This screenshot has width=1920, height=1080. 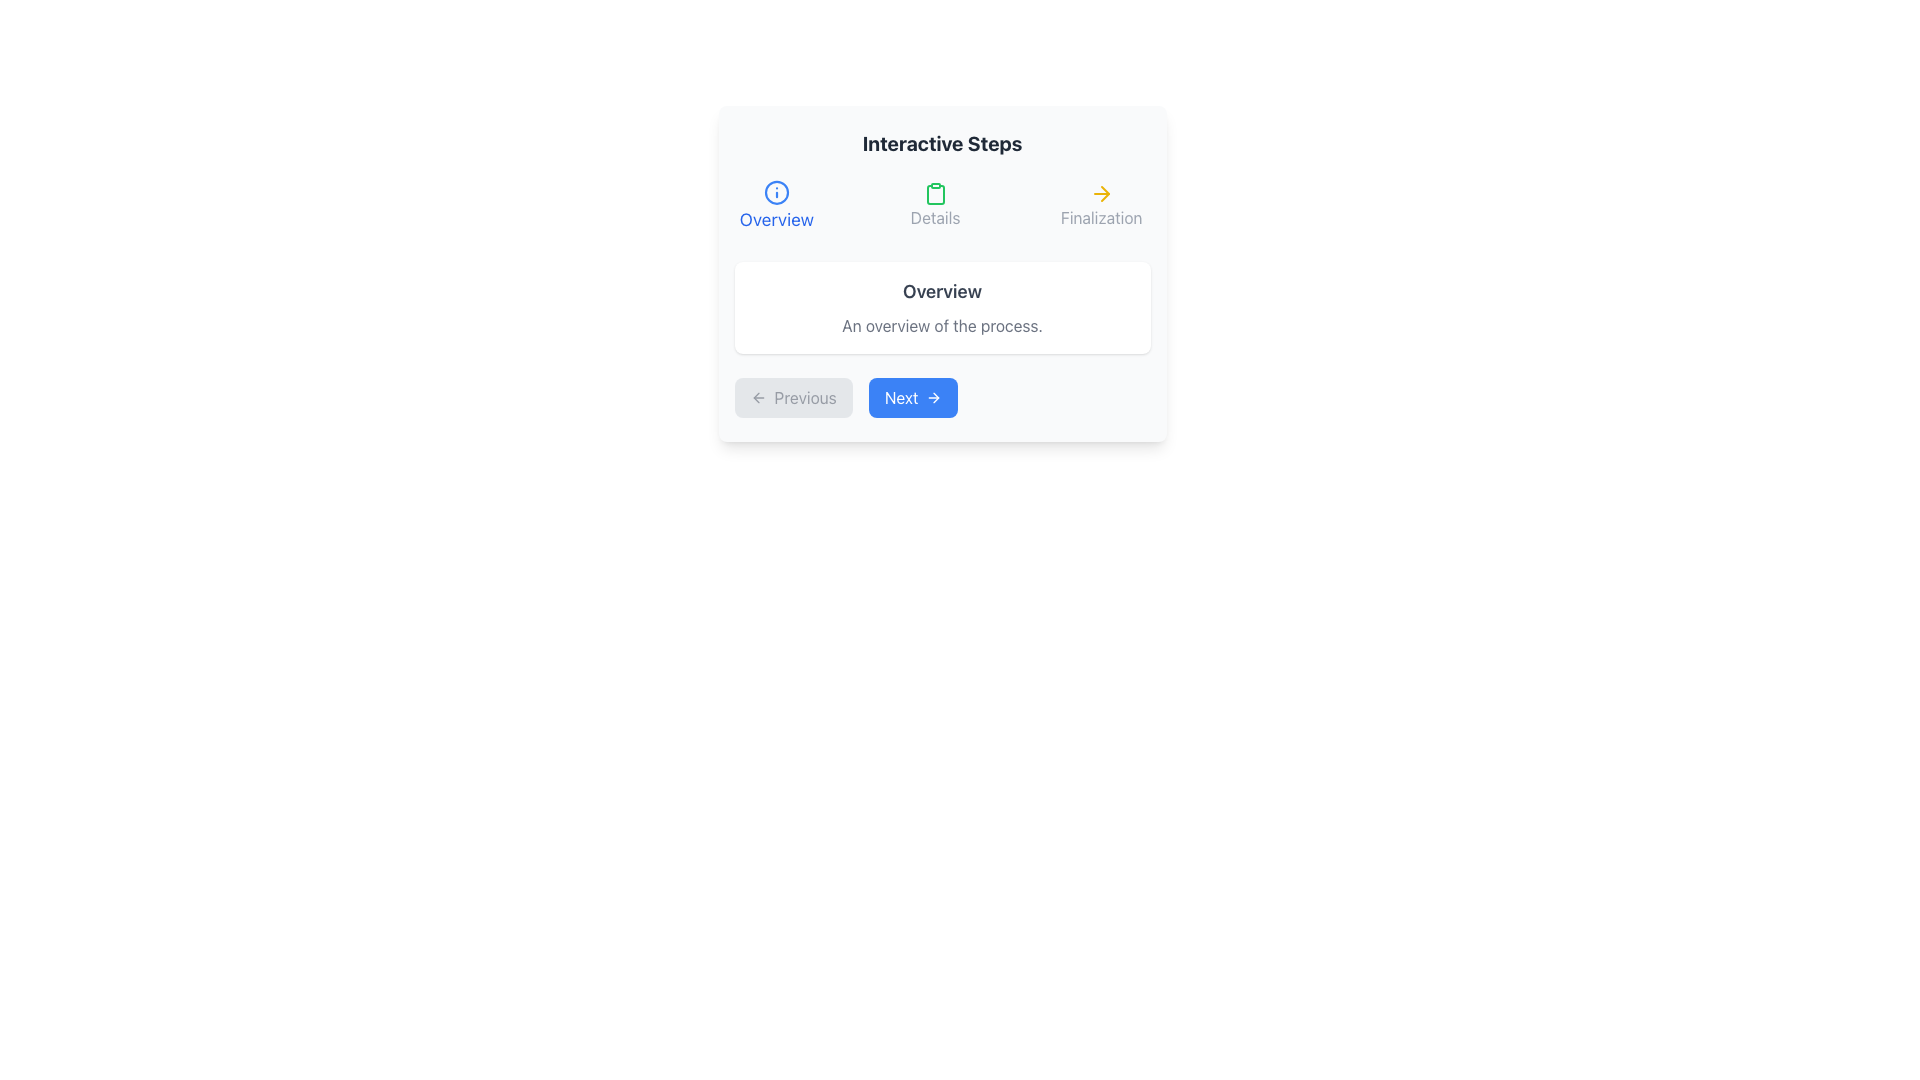 I want to click on the 'Details' step icon, which is centrally located within the 'Details' button of the interactive steps navigation, so click(x=934, y=195).